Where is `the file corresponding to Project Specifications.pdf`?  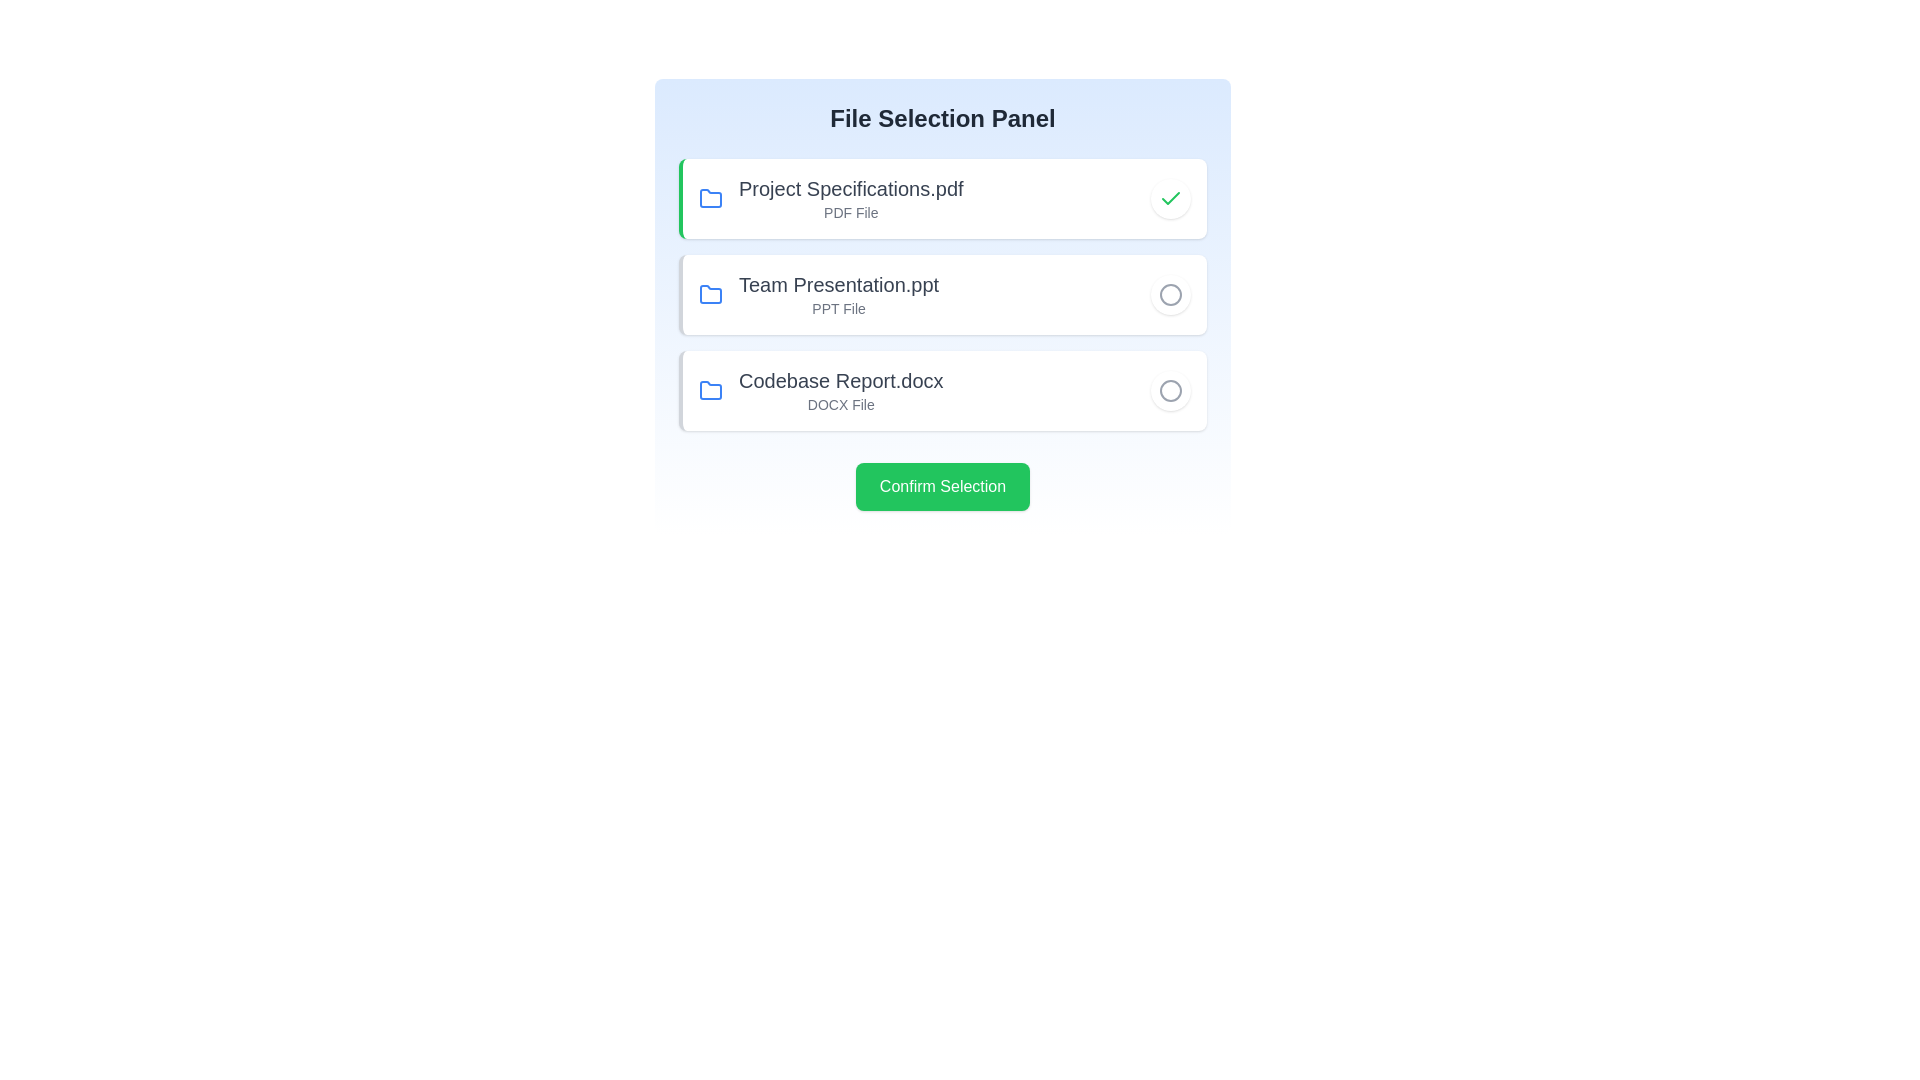 the file corresponding to Project Specifications.pdf is located at coordinates (1171, 199).